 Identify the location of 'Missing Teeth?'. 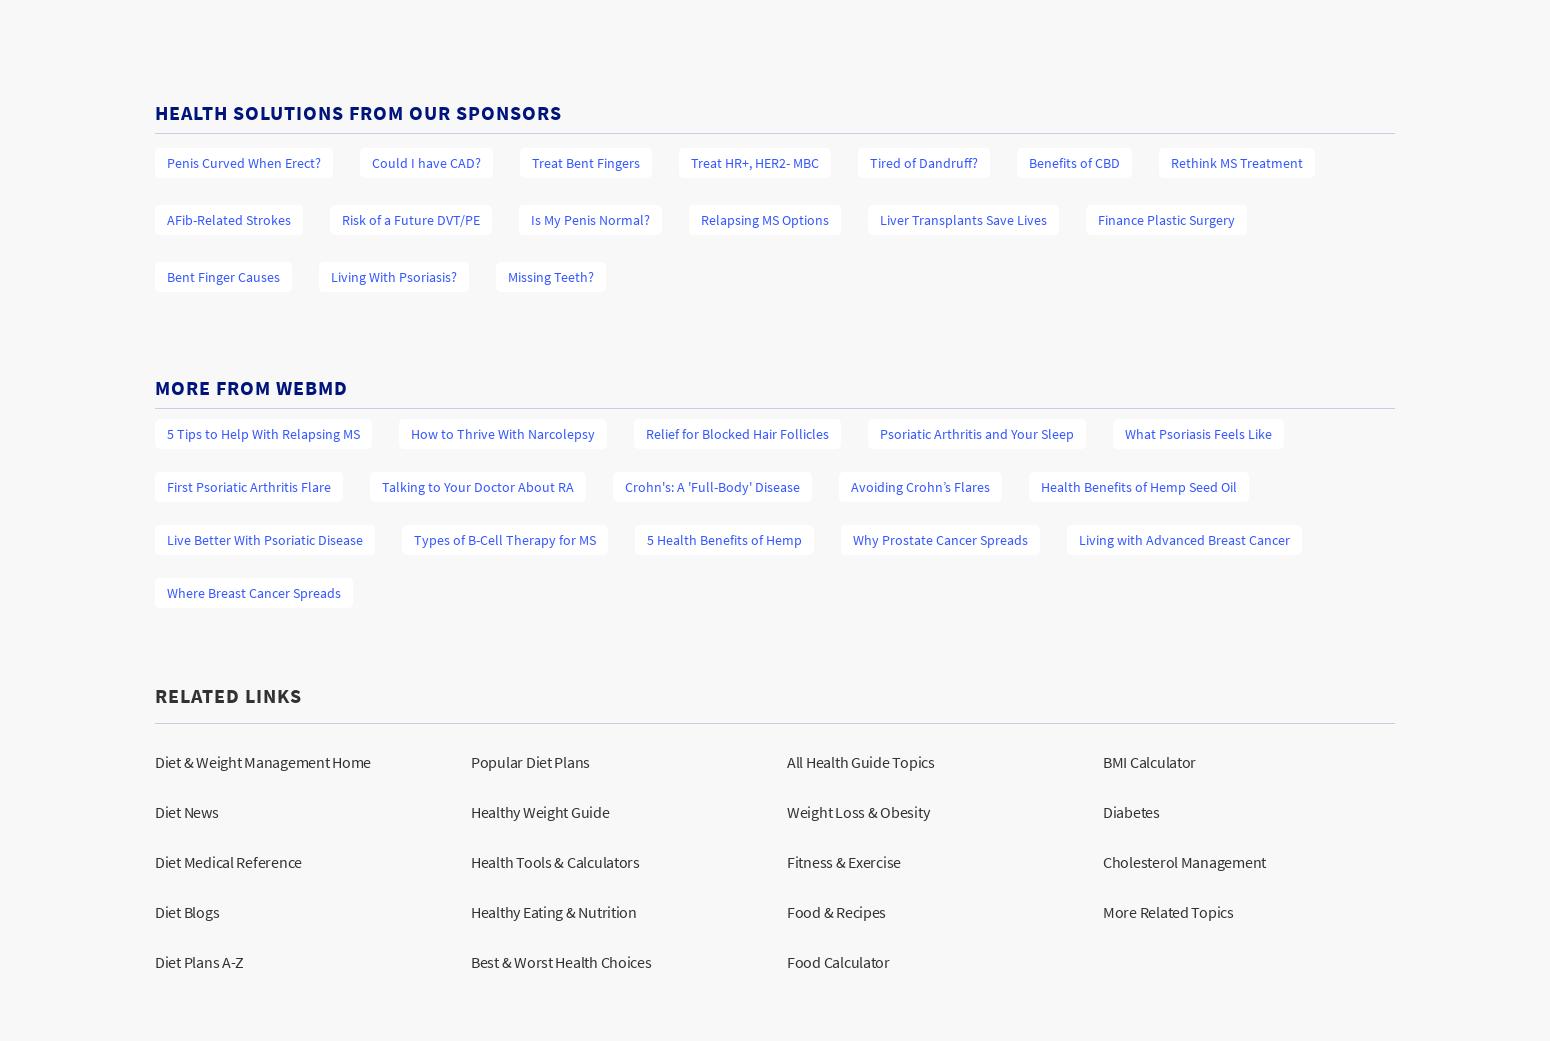
(551, 274).